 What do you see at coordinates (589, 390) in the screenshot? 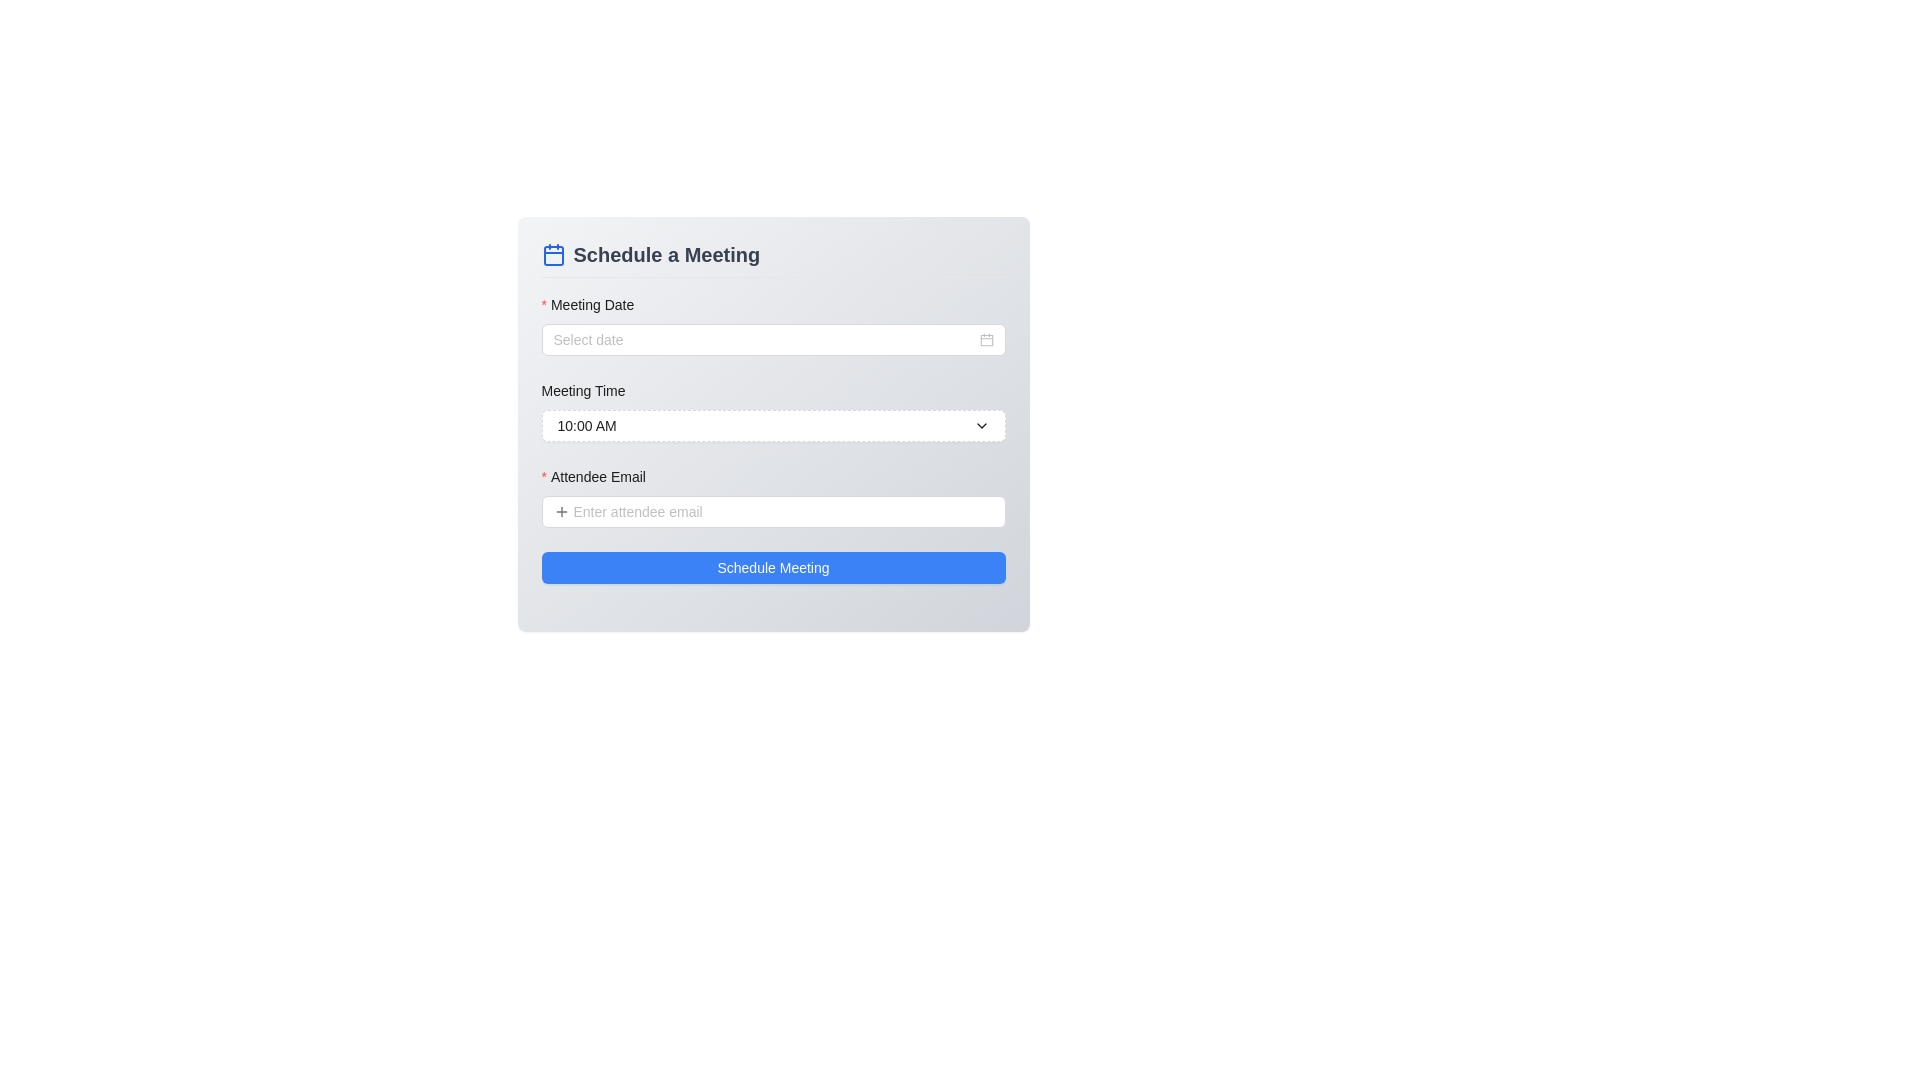
I see `the descriptive label for the input field indicating the selection of the meeting time, which is positioned directly beneath the 'Meeting Date' section` at bounding box center [589, 390].